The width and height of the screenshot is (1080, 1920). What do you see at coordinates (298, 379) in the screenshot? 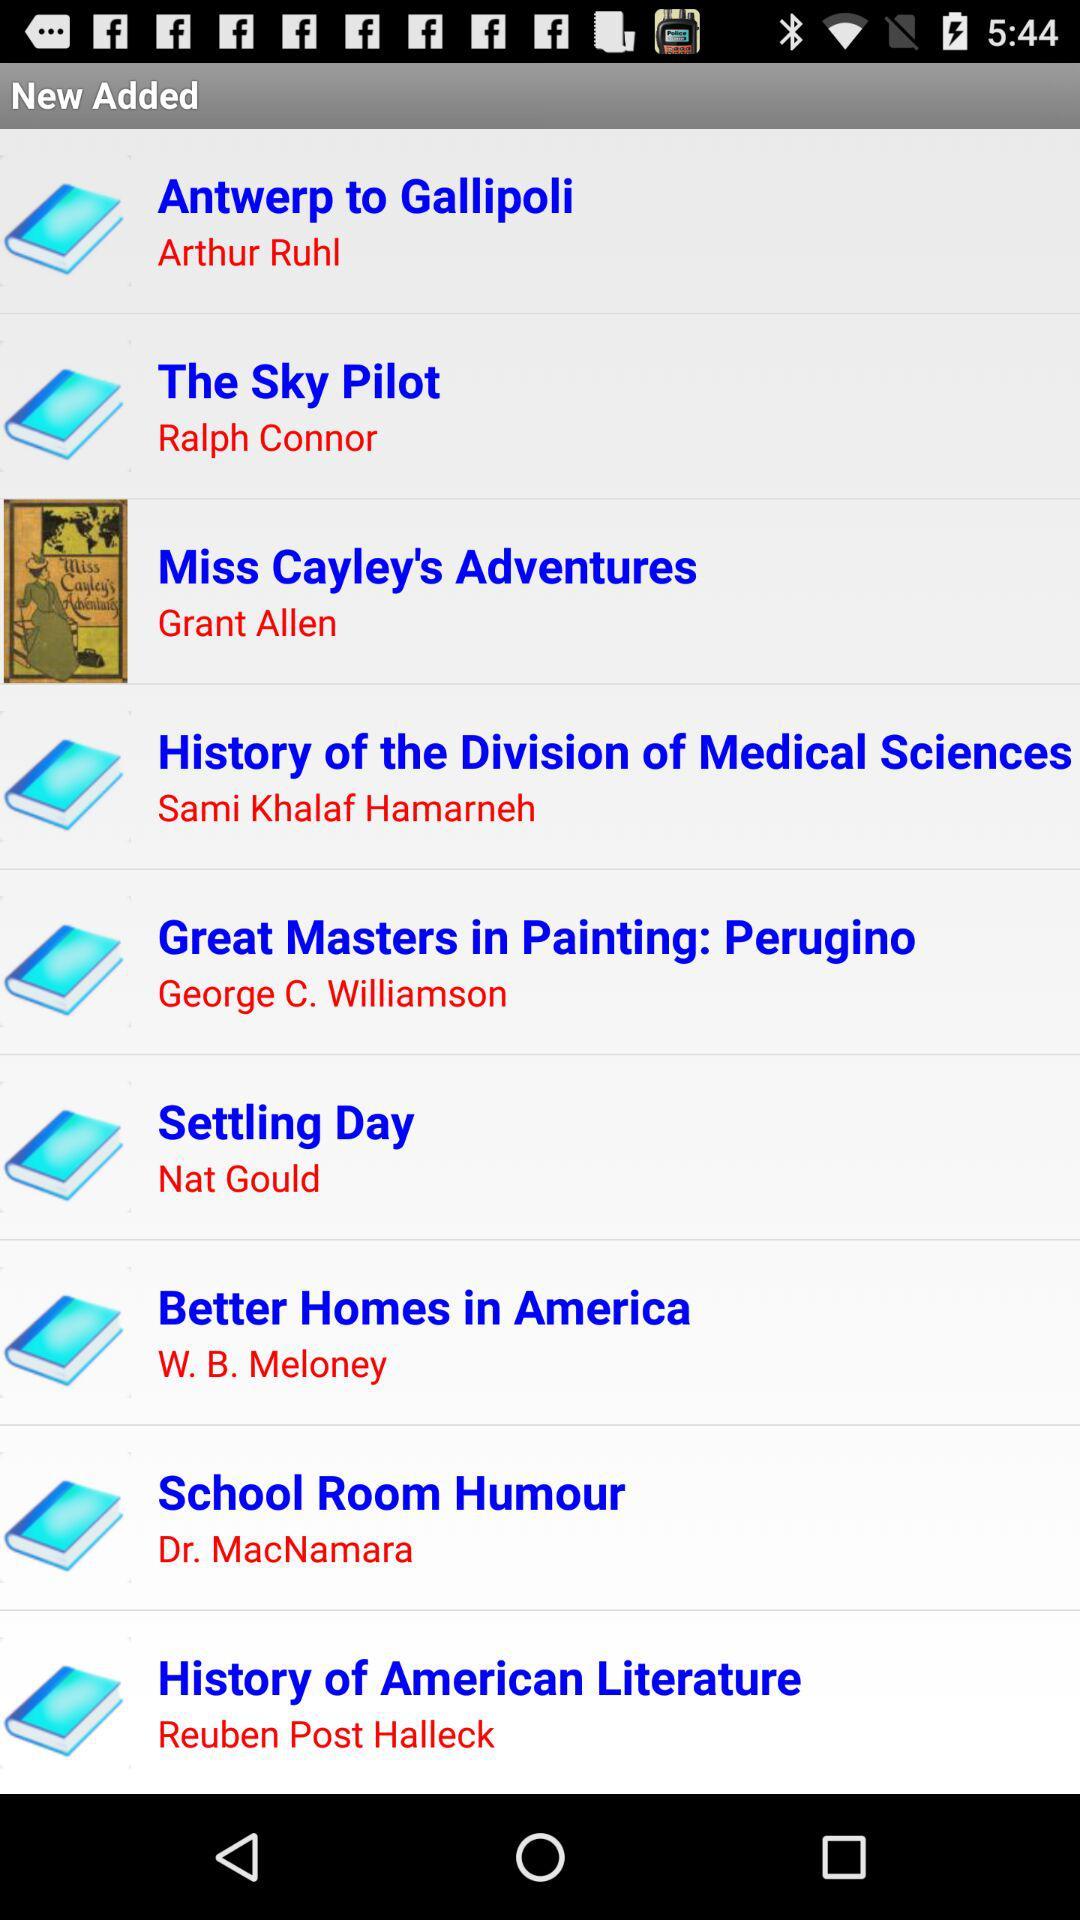
I see `the the sky pilot item` at bounding box center [298, 379].